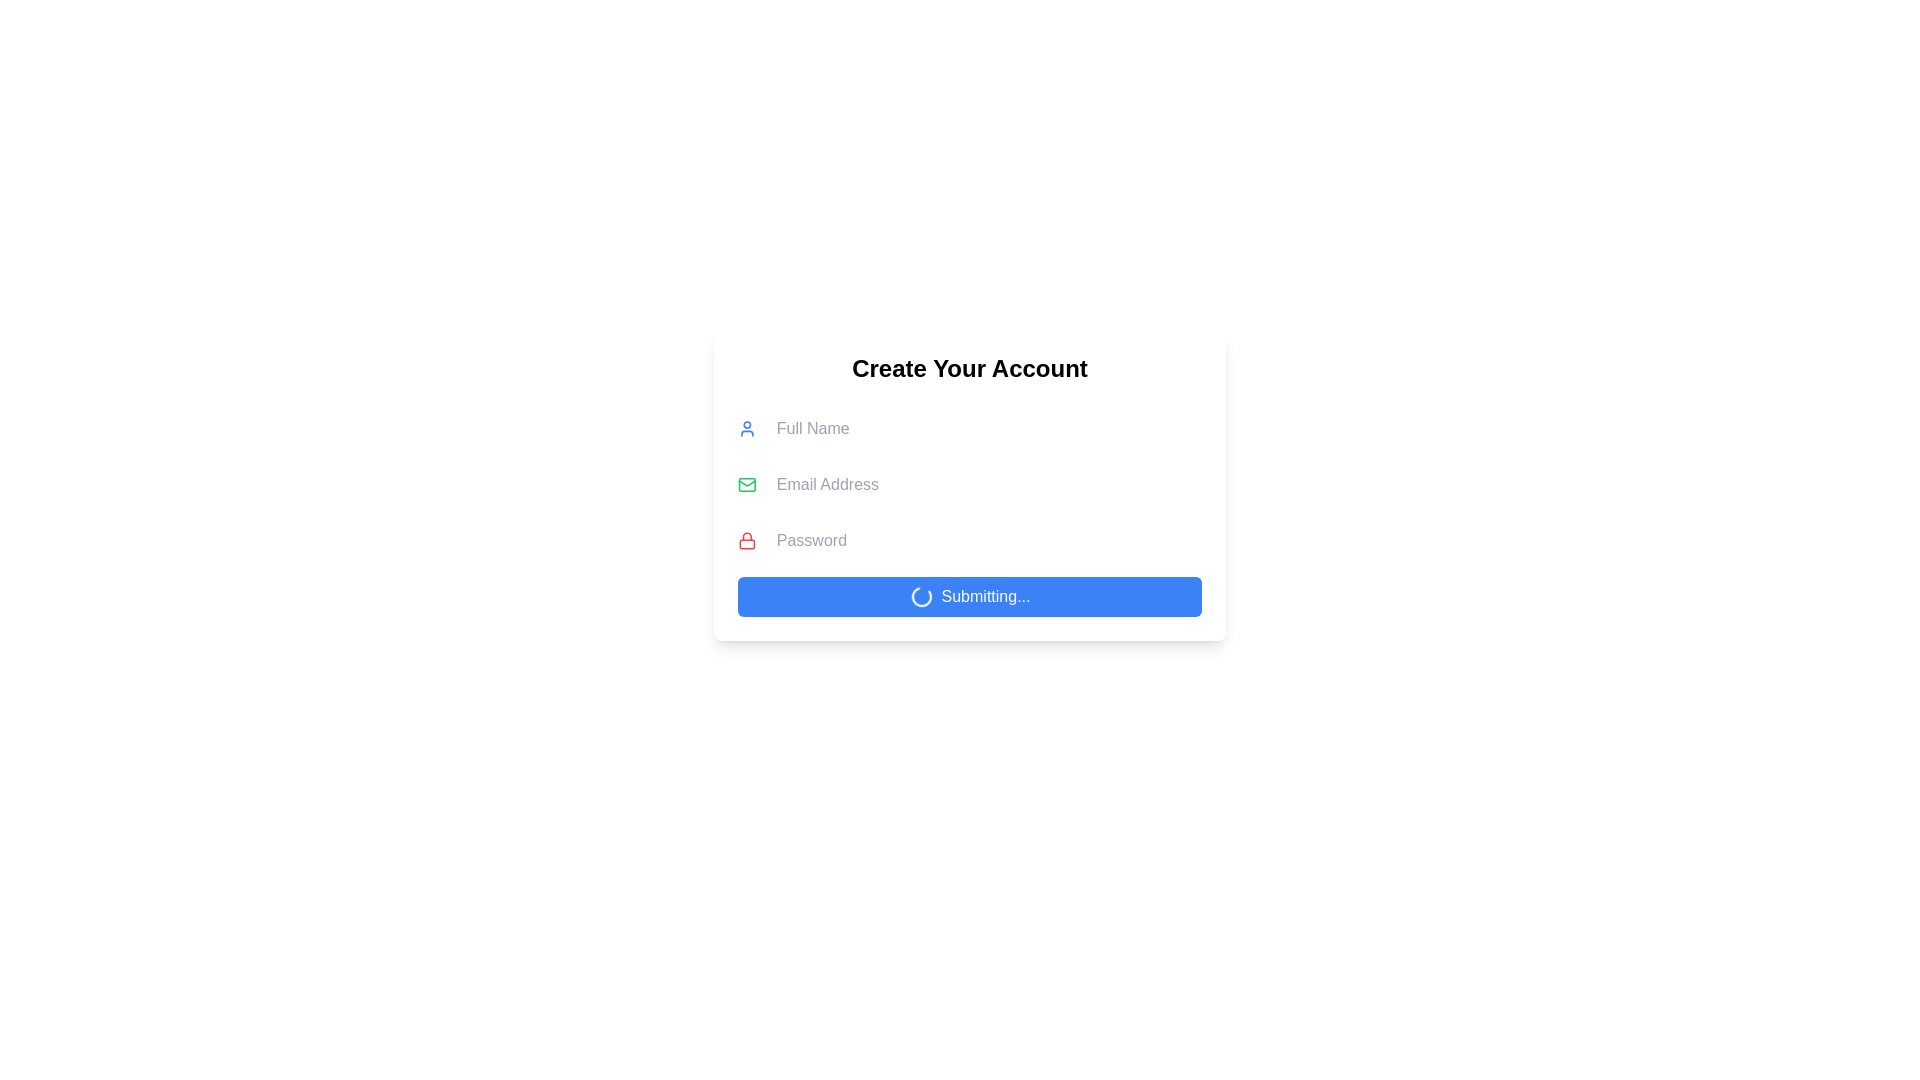 This screenshot has height=1080, width=1920. Describe the element at coordinates (746, 544) in the screenshot. I see `the bottom rectangle of the red-themed lock icon located to the left of the 'Password' text field in the user sign-up form` at that location.